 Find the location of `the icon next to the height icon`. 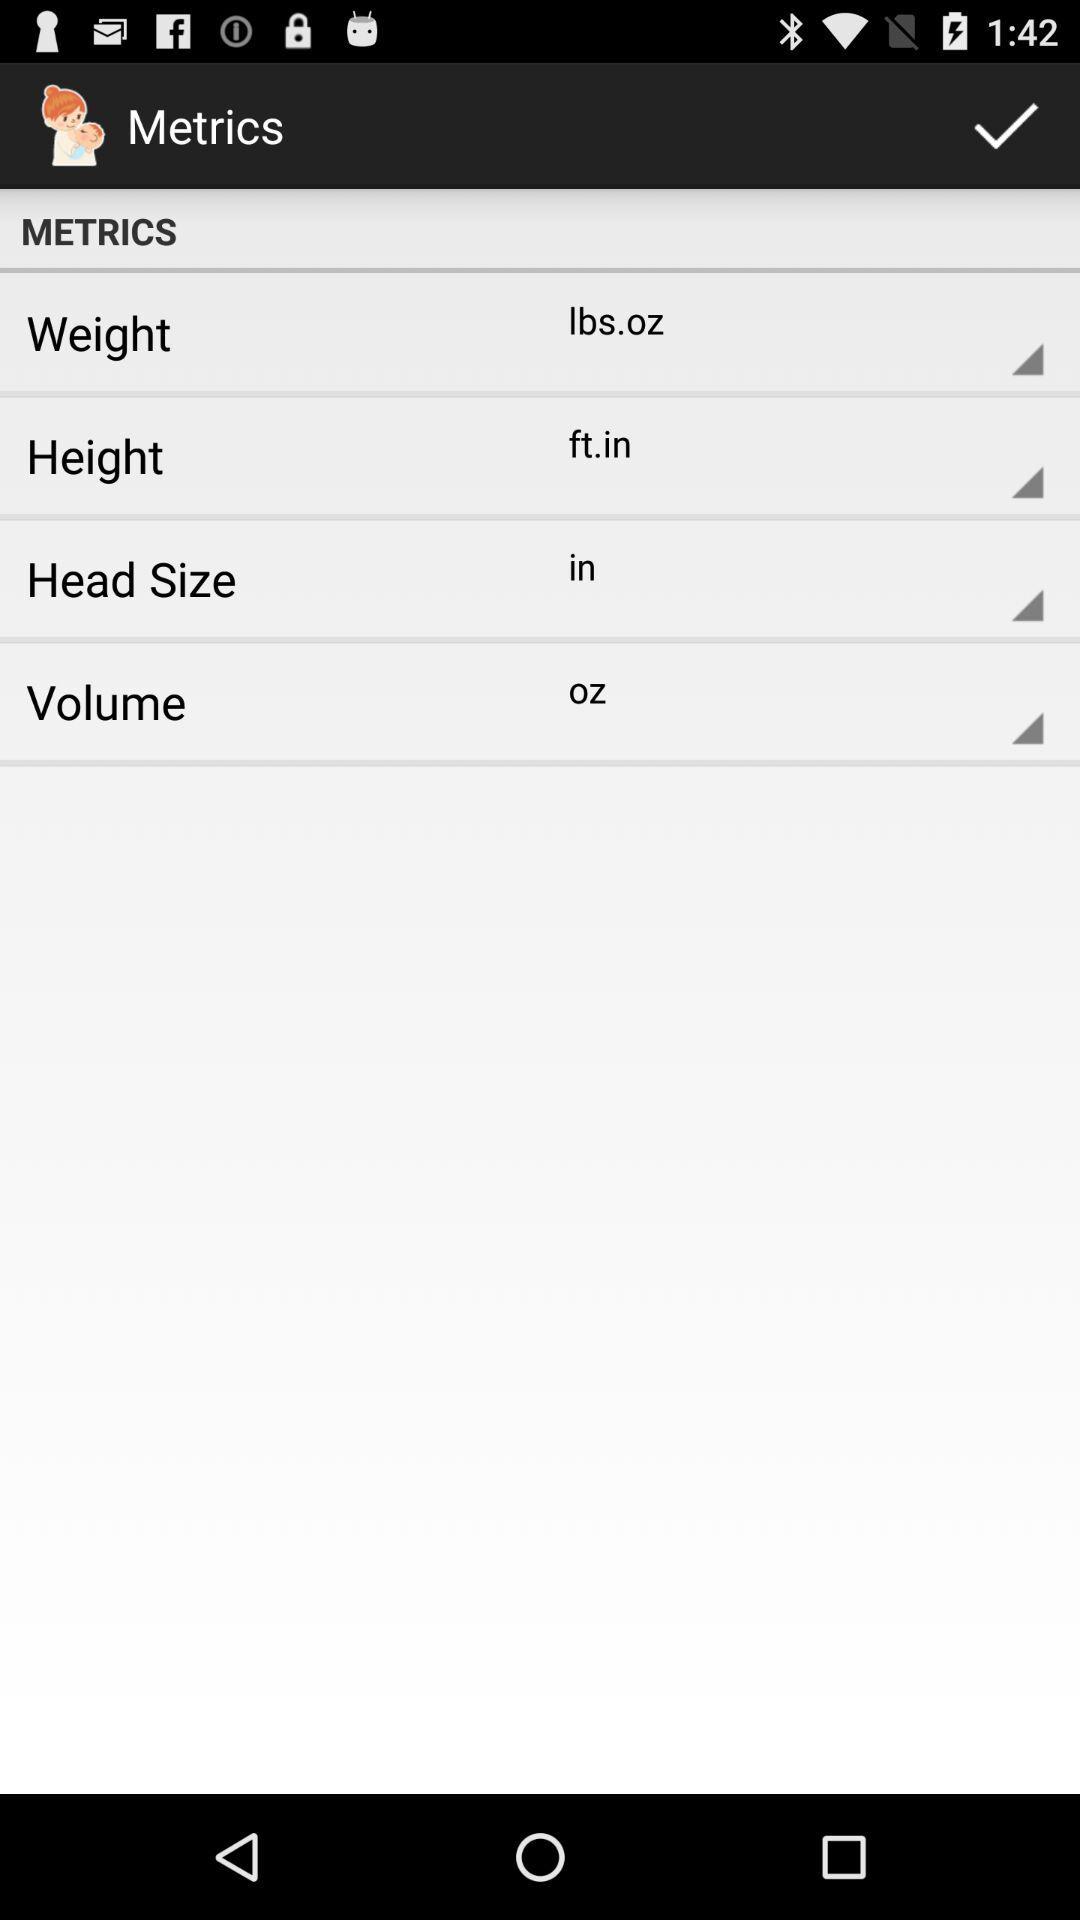

the icon next to the height icon is located at coordinates (789, 454).